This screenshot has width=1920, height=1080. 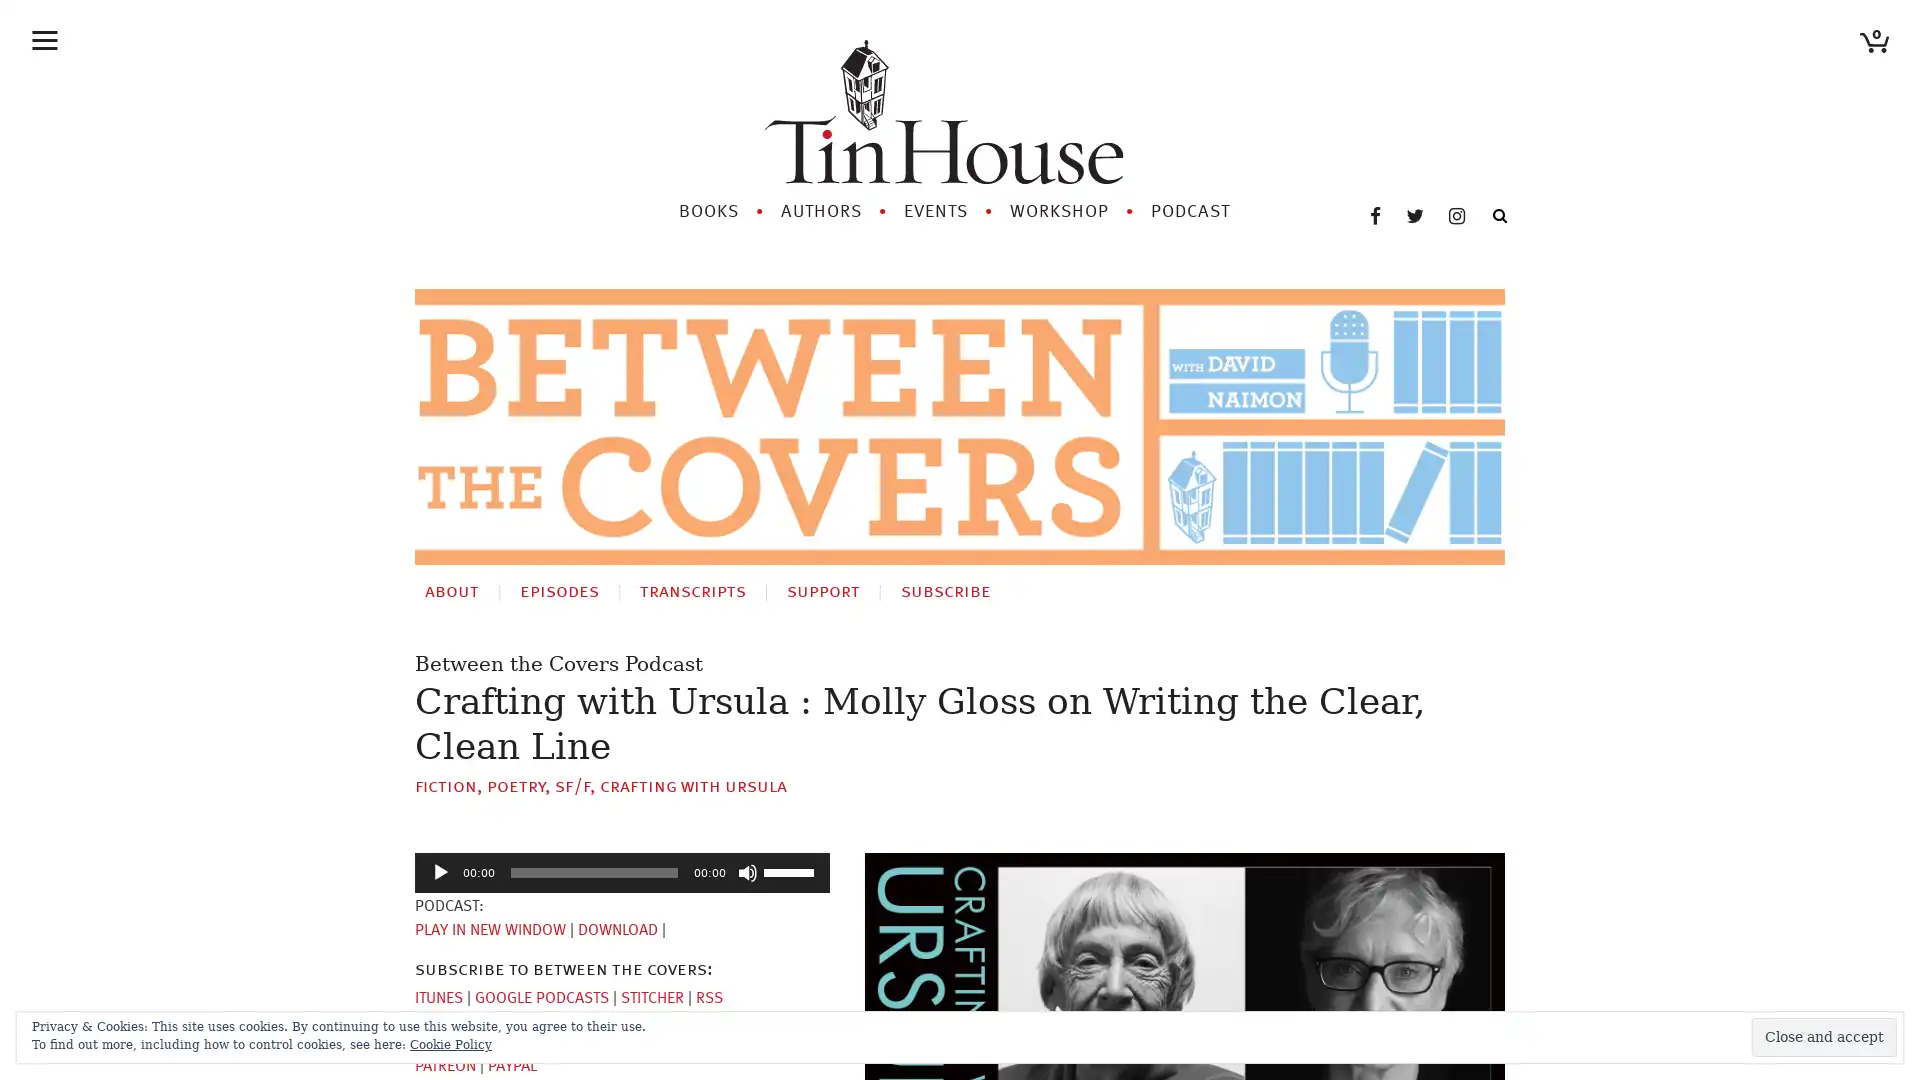 What do you see at coordinates (440, 847) in the screenshot?
I see `Play` at bounding box center [440, 847].